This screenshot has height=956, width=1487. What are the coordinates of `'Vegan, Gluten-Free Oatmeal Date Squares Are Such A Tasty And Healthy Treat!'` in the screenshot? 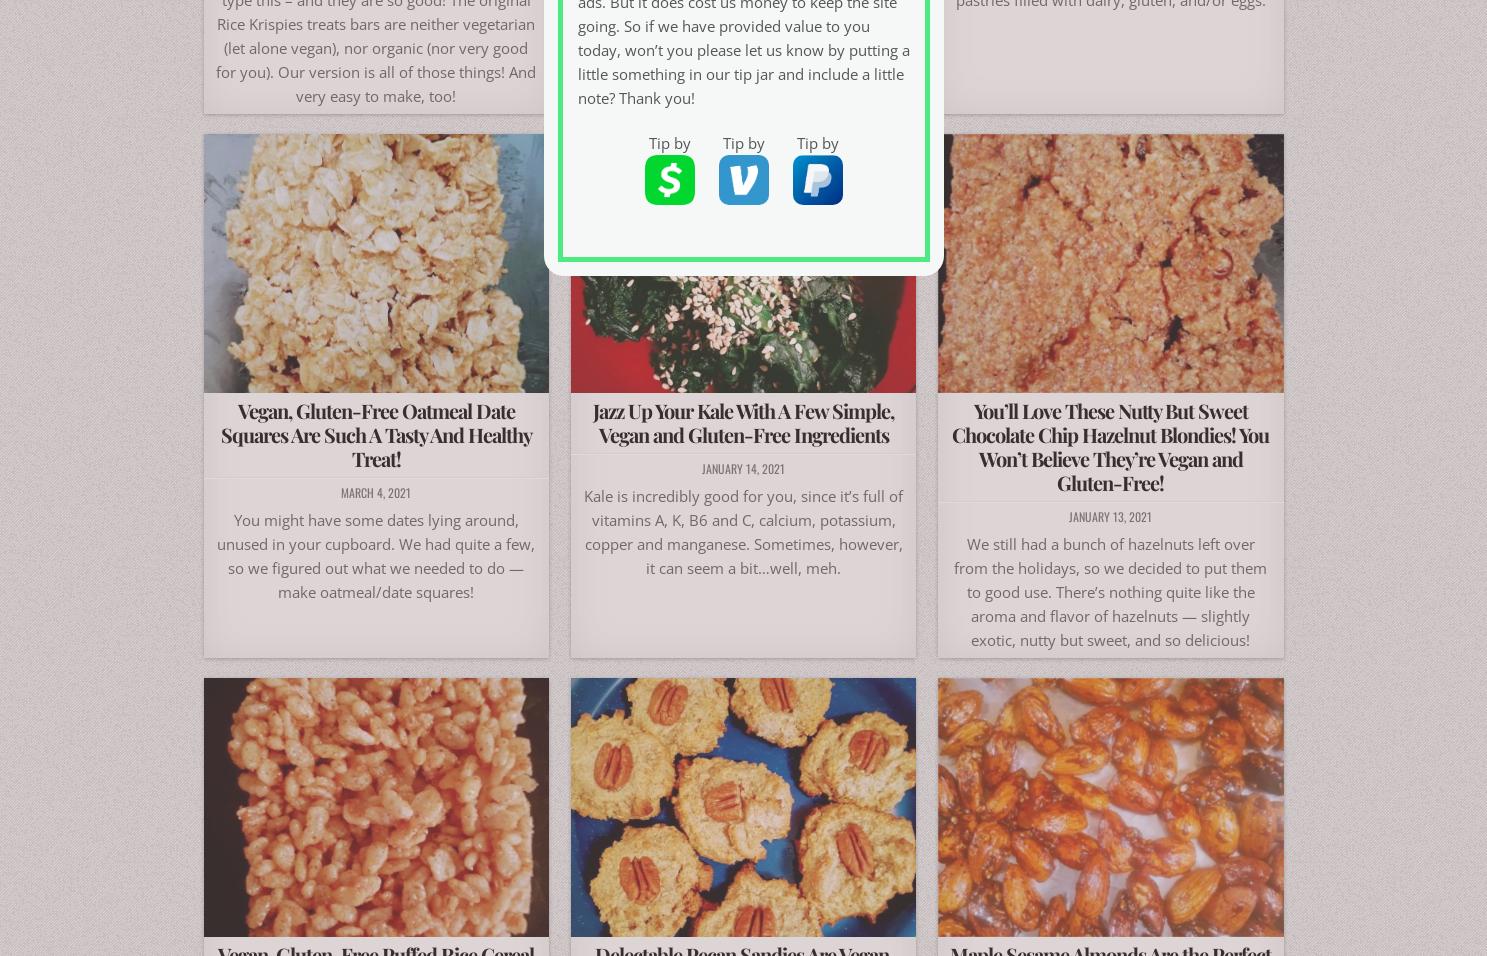 It's located at (375, 433).